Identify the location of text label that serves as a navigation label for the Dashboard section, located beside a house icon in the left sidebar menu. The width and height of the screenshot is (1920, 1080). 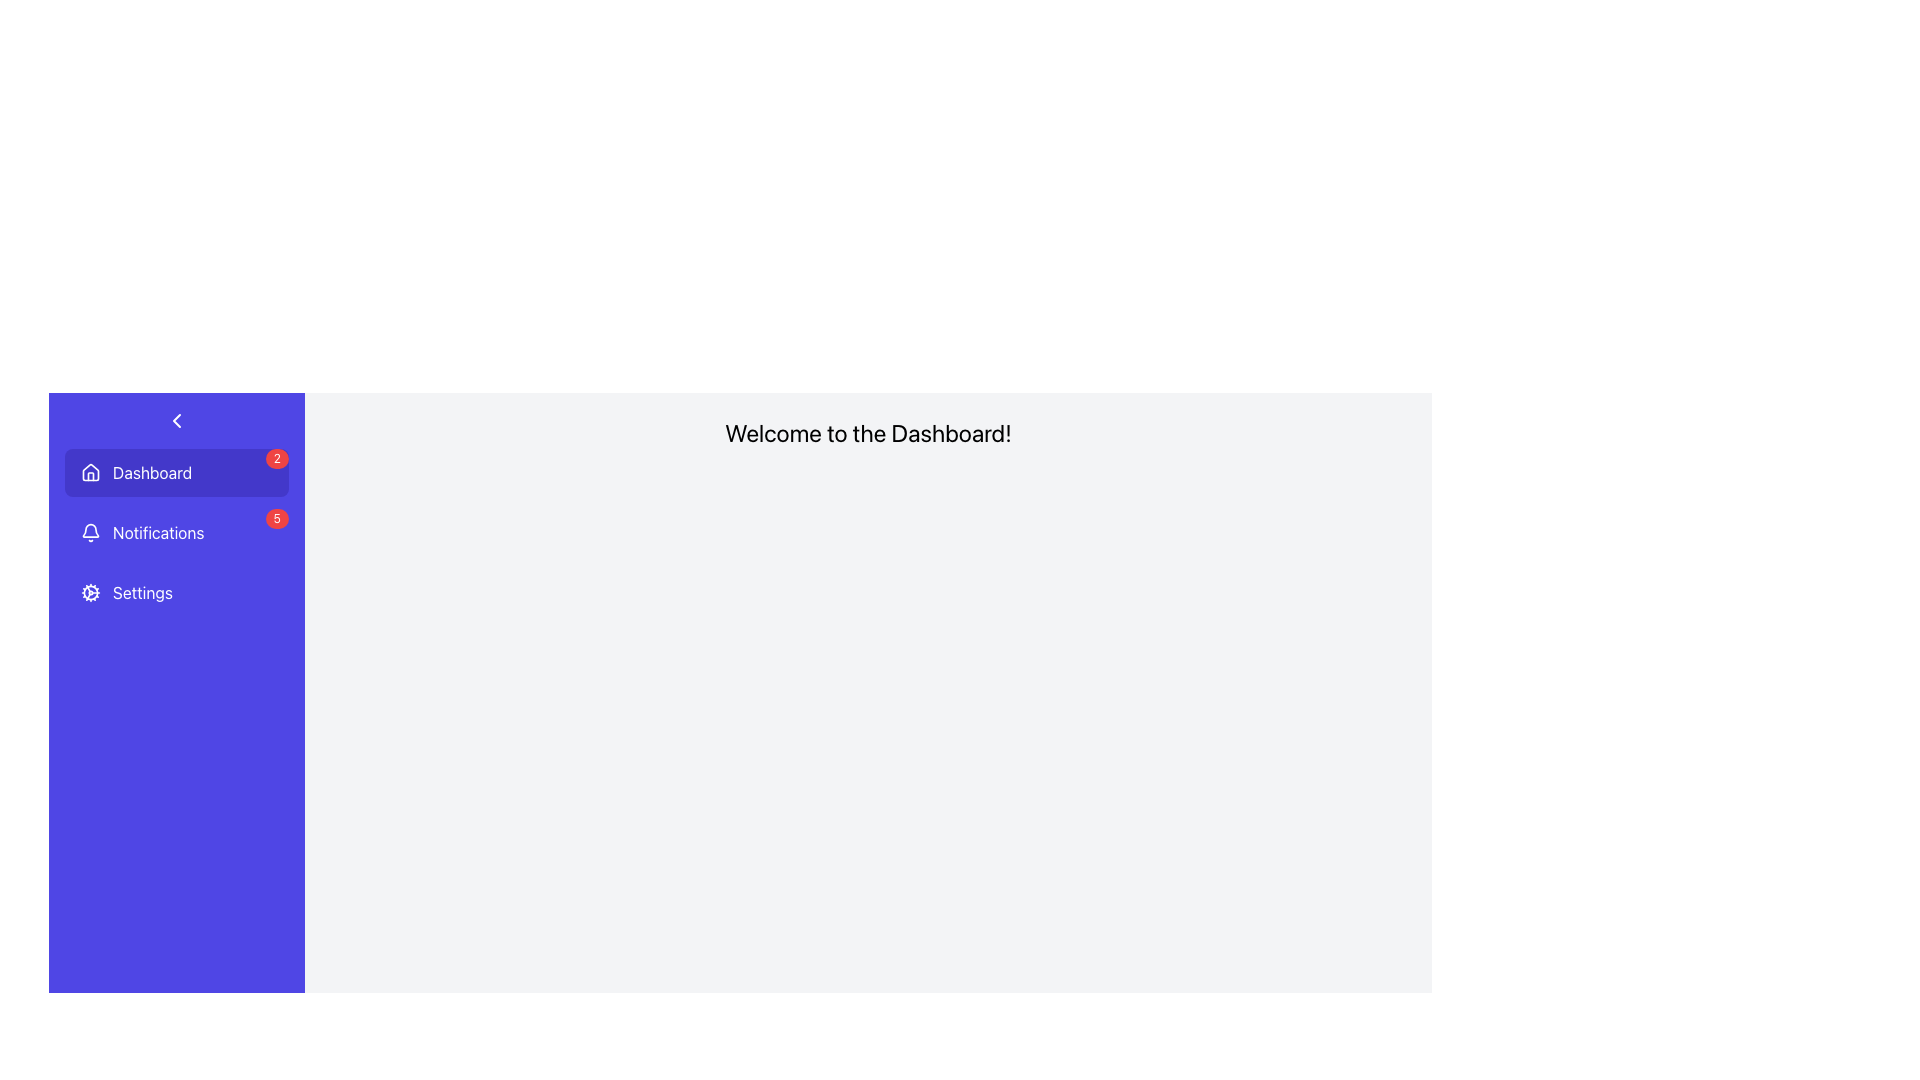
(151, 473).